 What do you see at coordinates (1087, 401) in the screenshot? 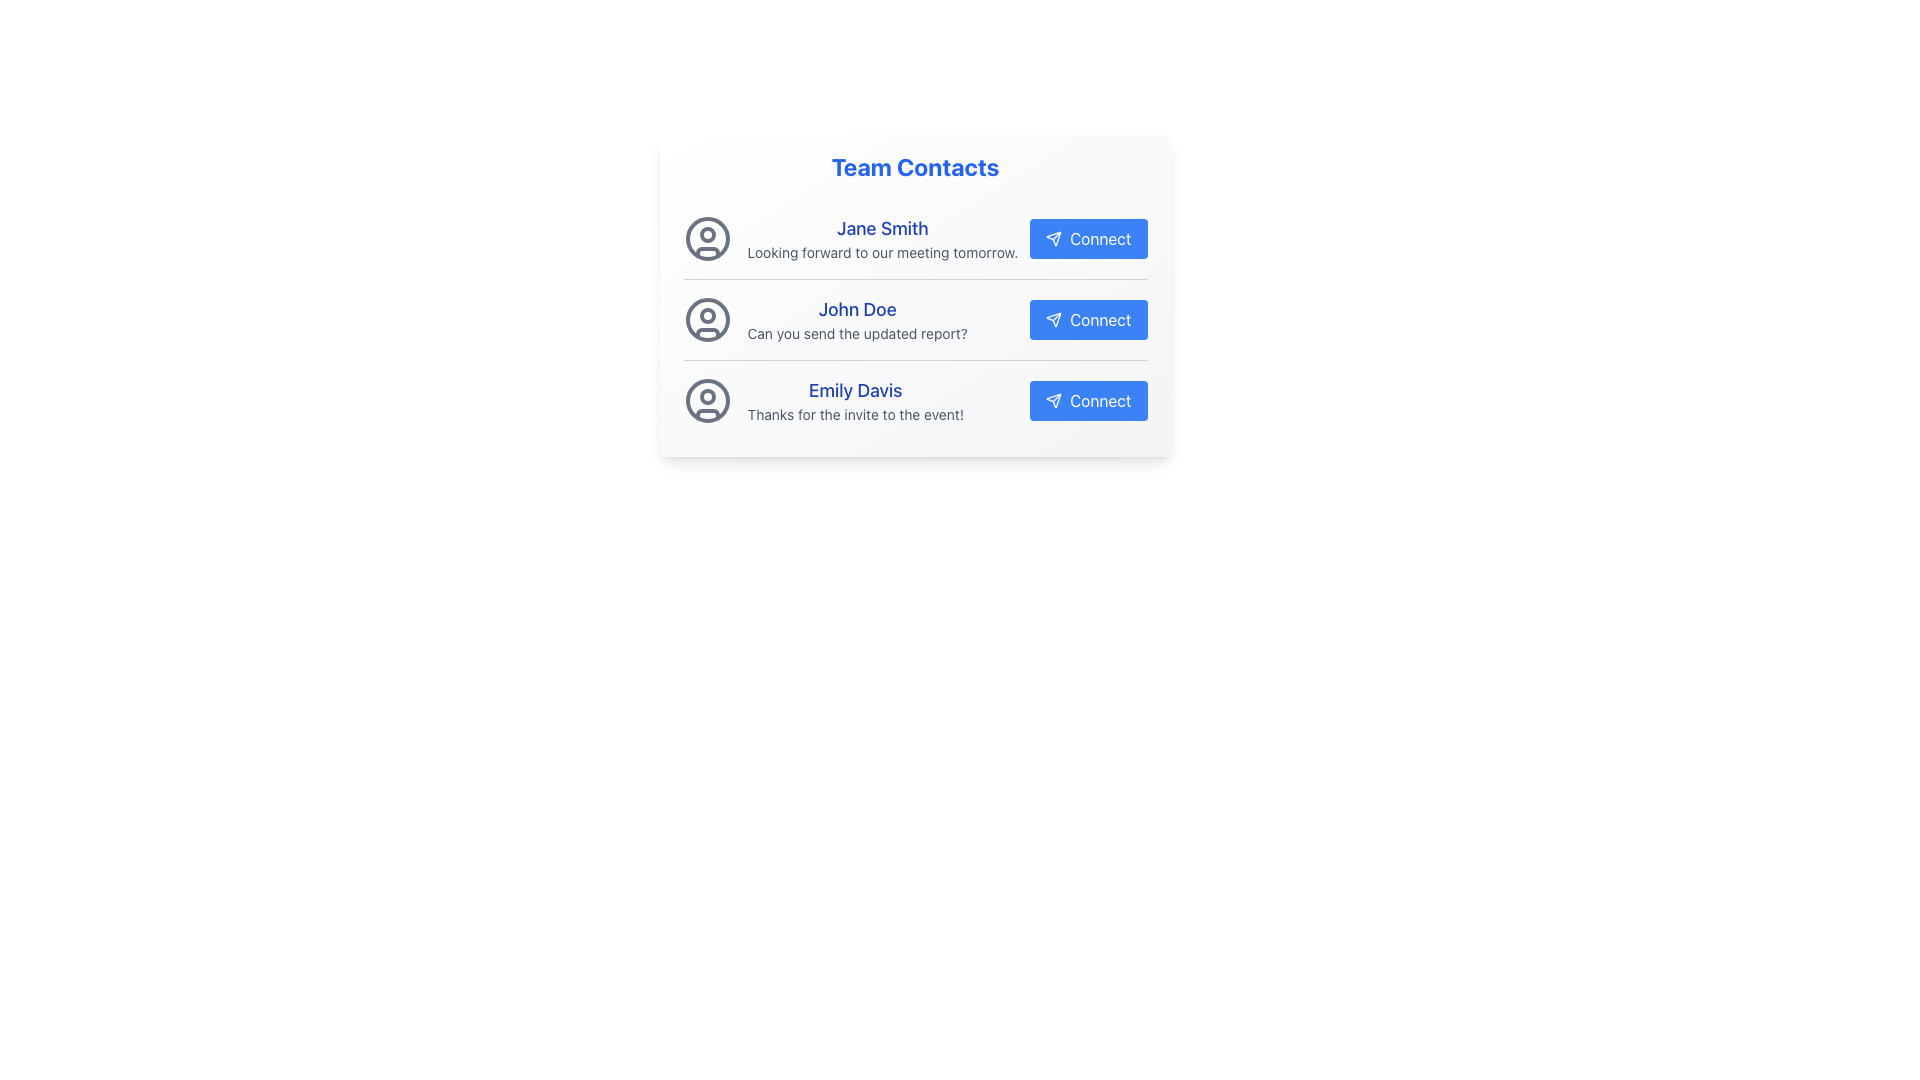
I see `the 'Connect' button with light blue background and rounded corners, associated with Emily Davis and the phrase 'Thanks for the invite to the event!'` at bounding box center [1087, 401].